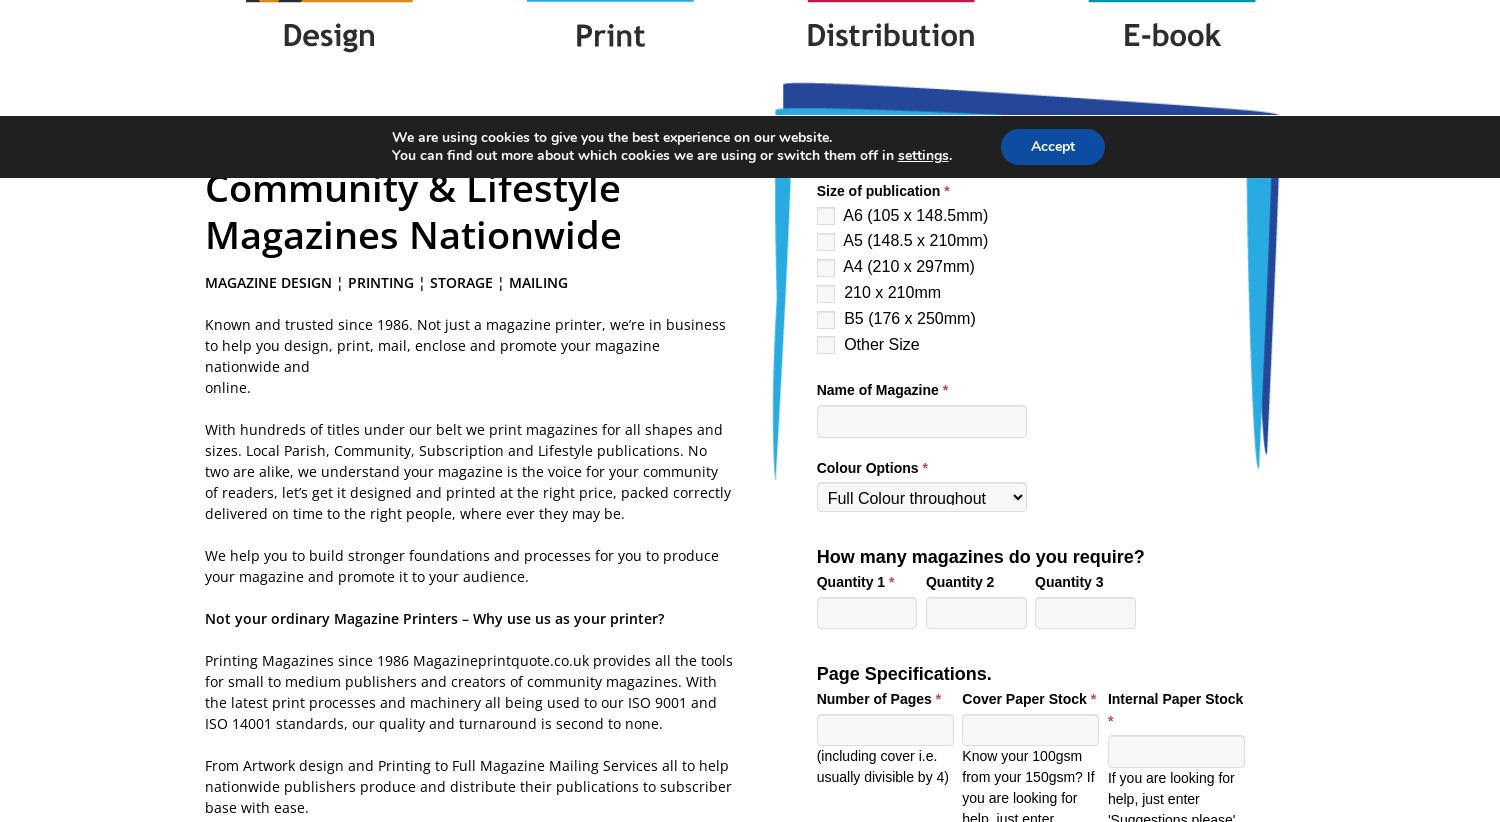 The width and height of the screenshot is (1500, 822). What do you see at coordinates (906, 265) in the screenshot?
I see `'A4 (210 x 297mm)'` at bounding box center [906, 265].